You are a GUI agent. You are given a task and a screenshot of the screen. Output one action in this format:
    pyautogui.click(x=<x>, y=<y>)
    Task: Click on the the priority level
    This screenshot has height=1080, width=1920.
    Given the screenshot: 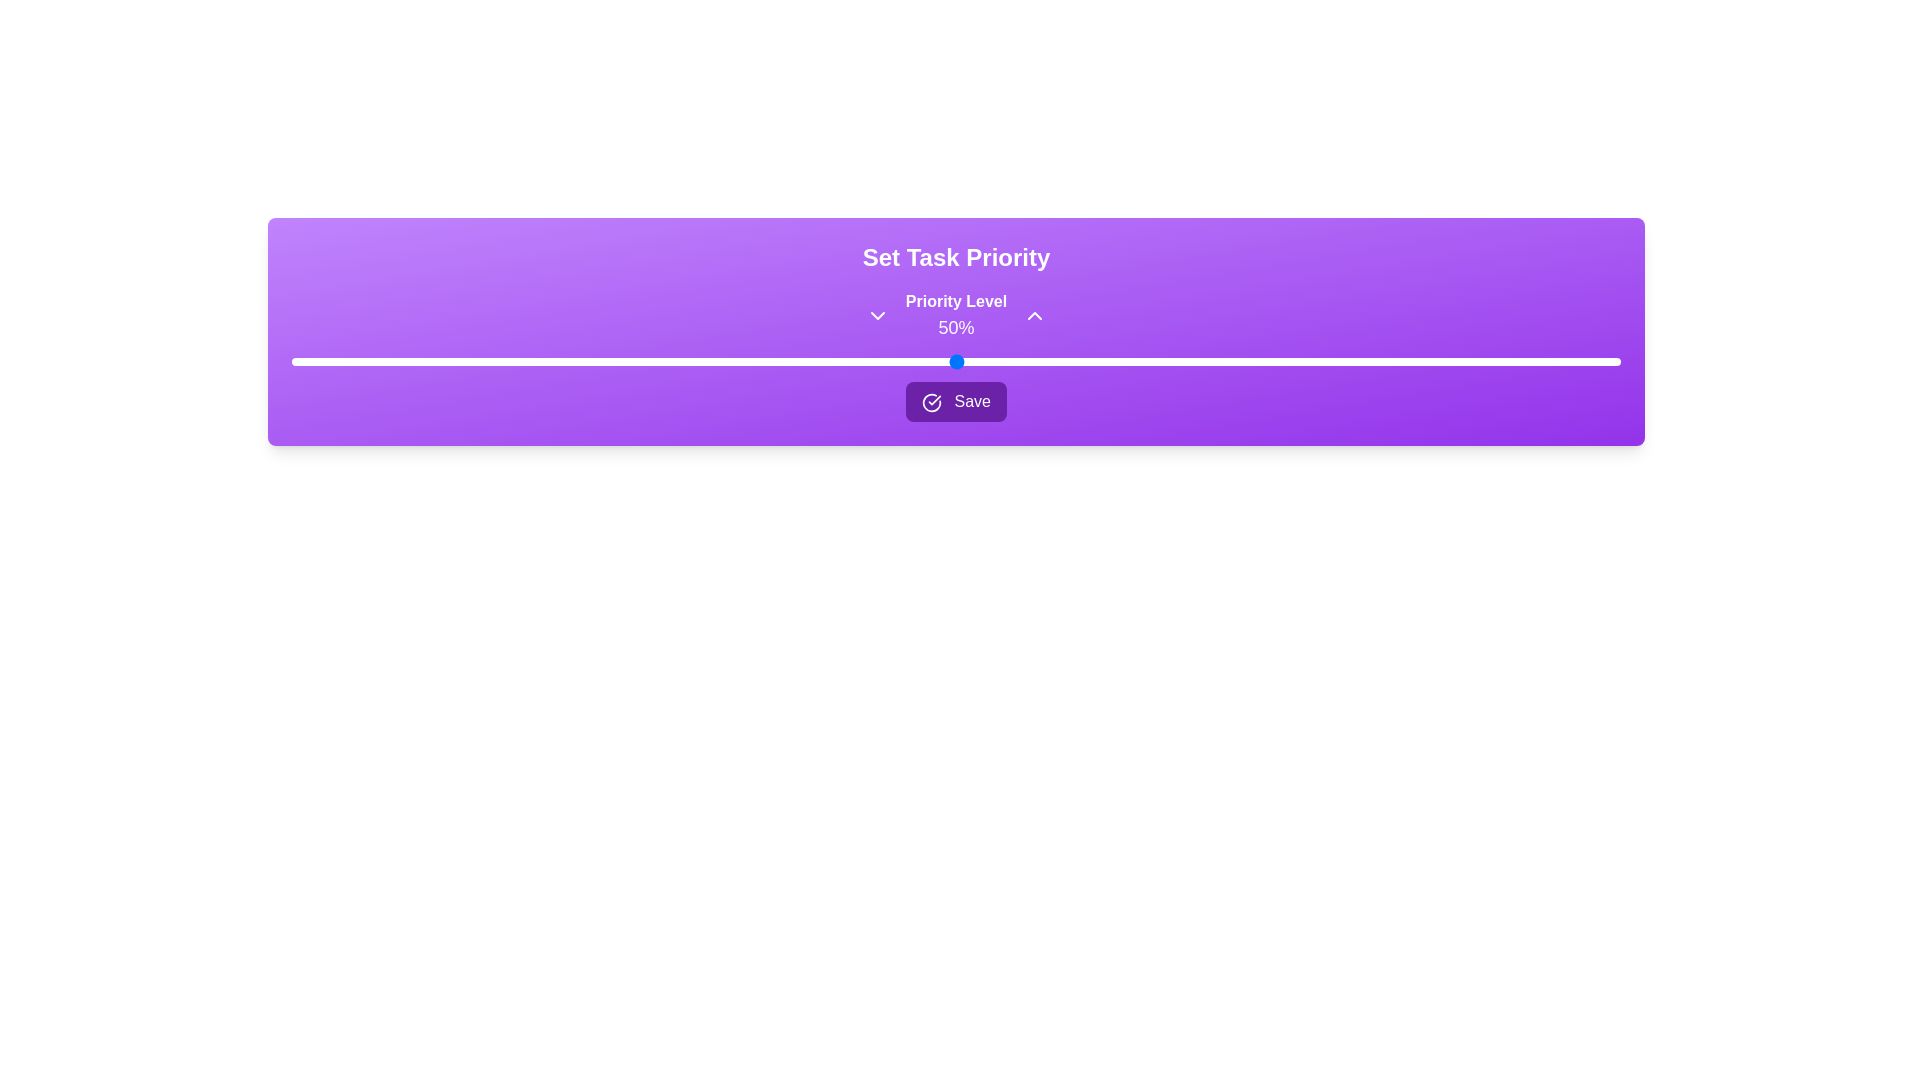 What is the action you would take?
    pyautogui.click(x=928, y=362)
    